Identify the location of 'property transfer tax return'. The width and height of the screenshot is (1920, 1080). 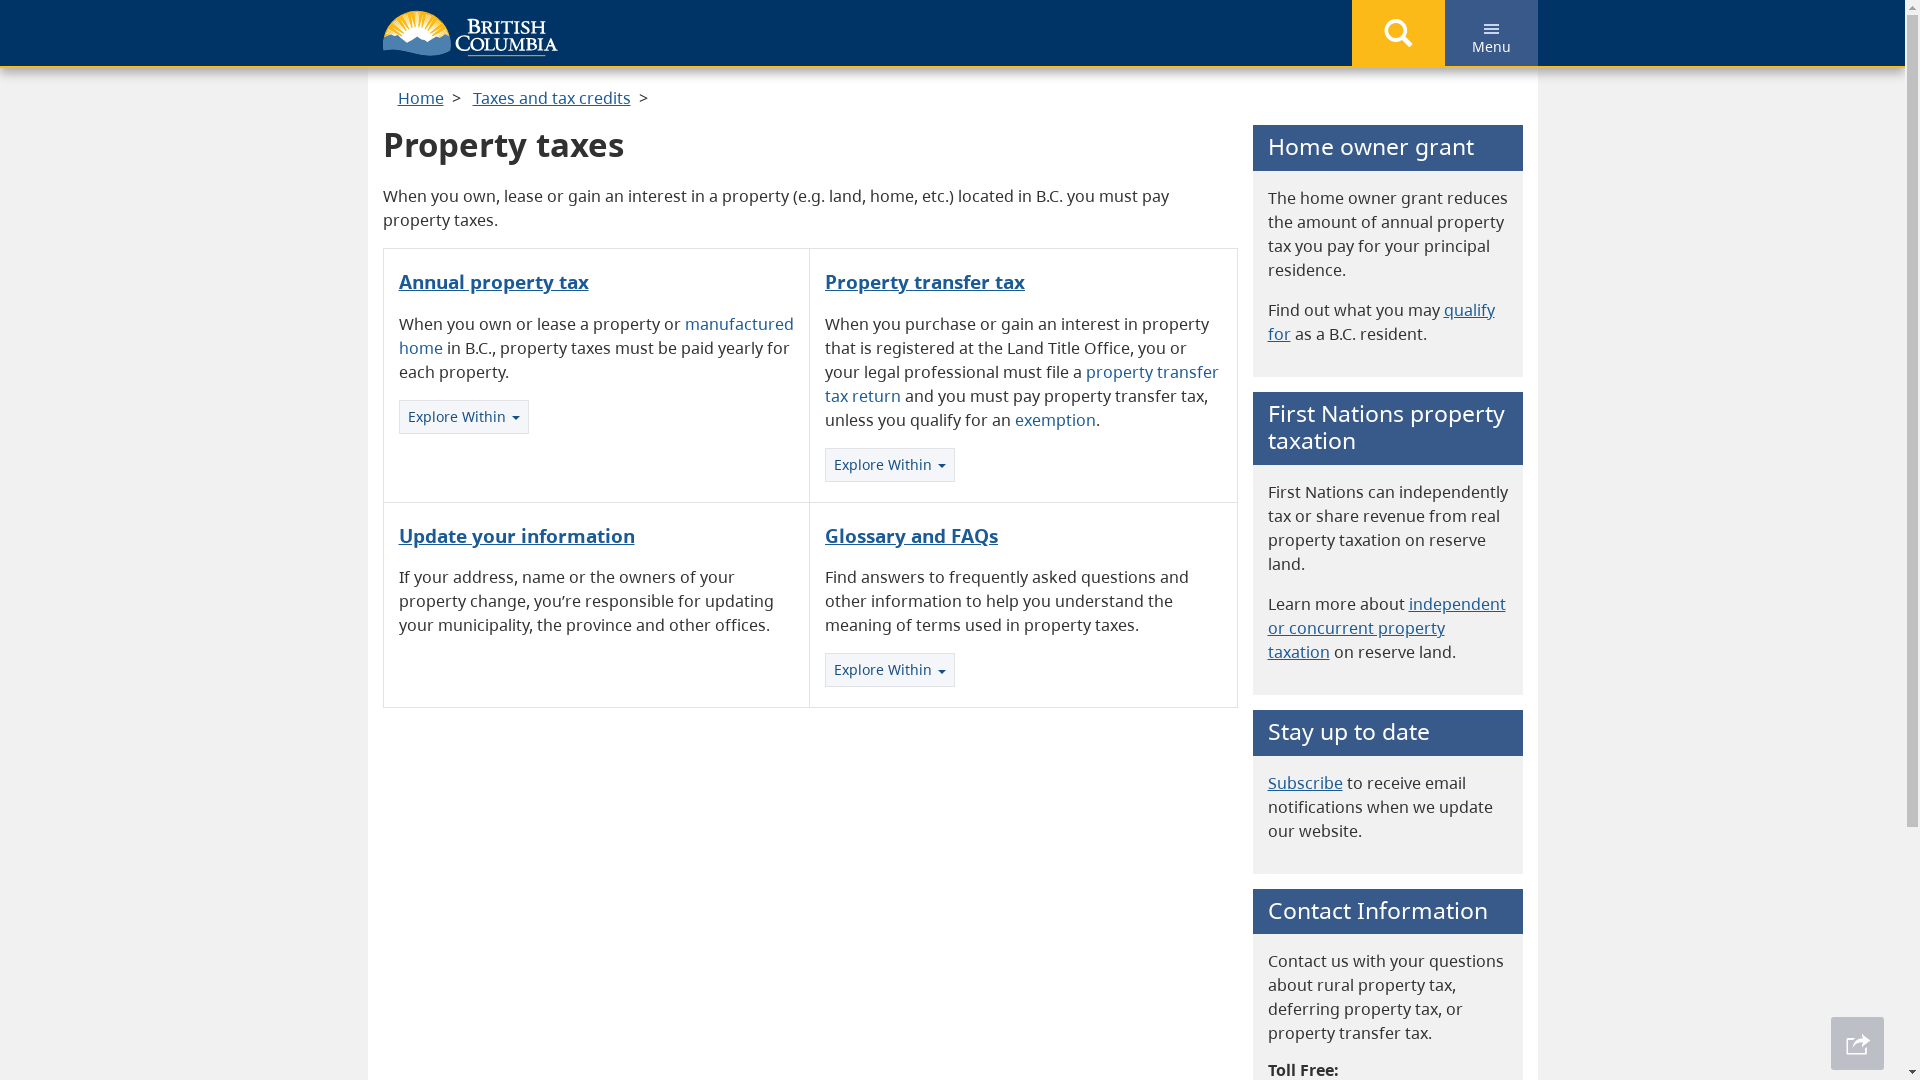
(1022, 384).